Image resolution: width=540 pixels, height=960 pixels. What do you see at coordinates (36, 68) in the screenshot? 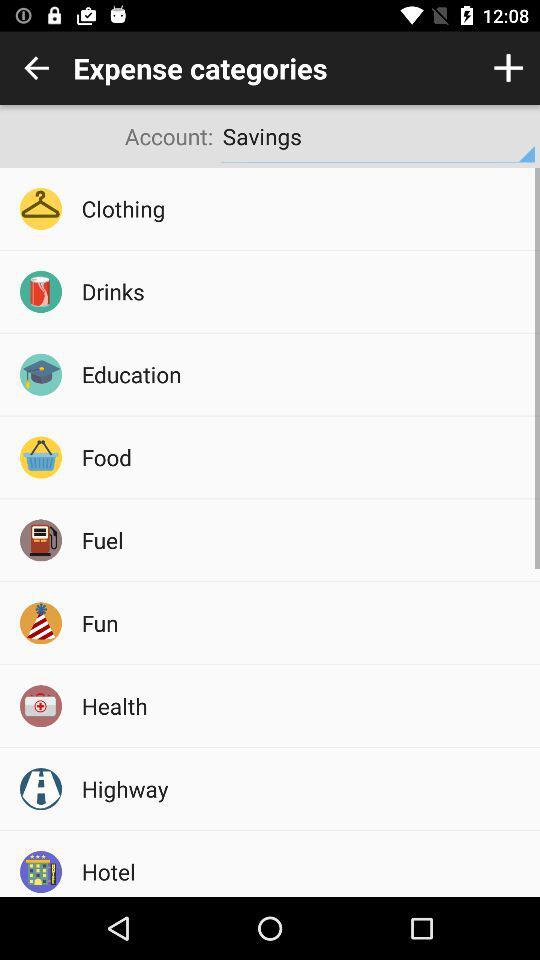
I see `icon next to expense categories icon` at bounding box center [36, 68].